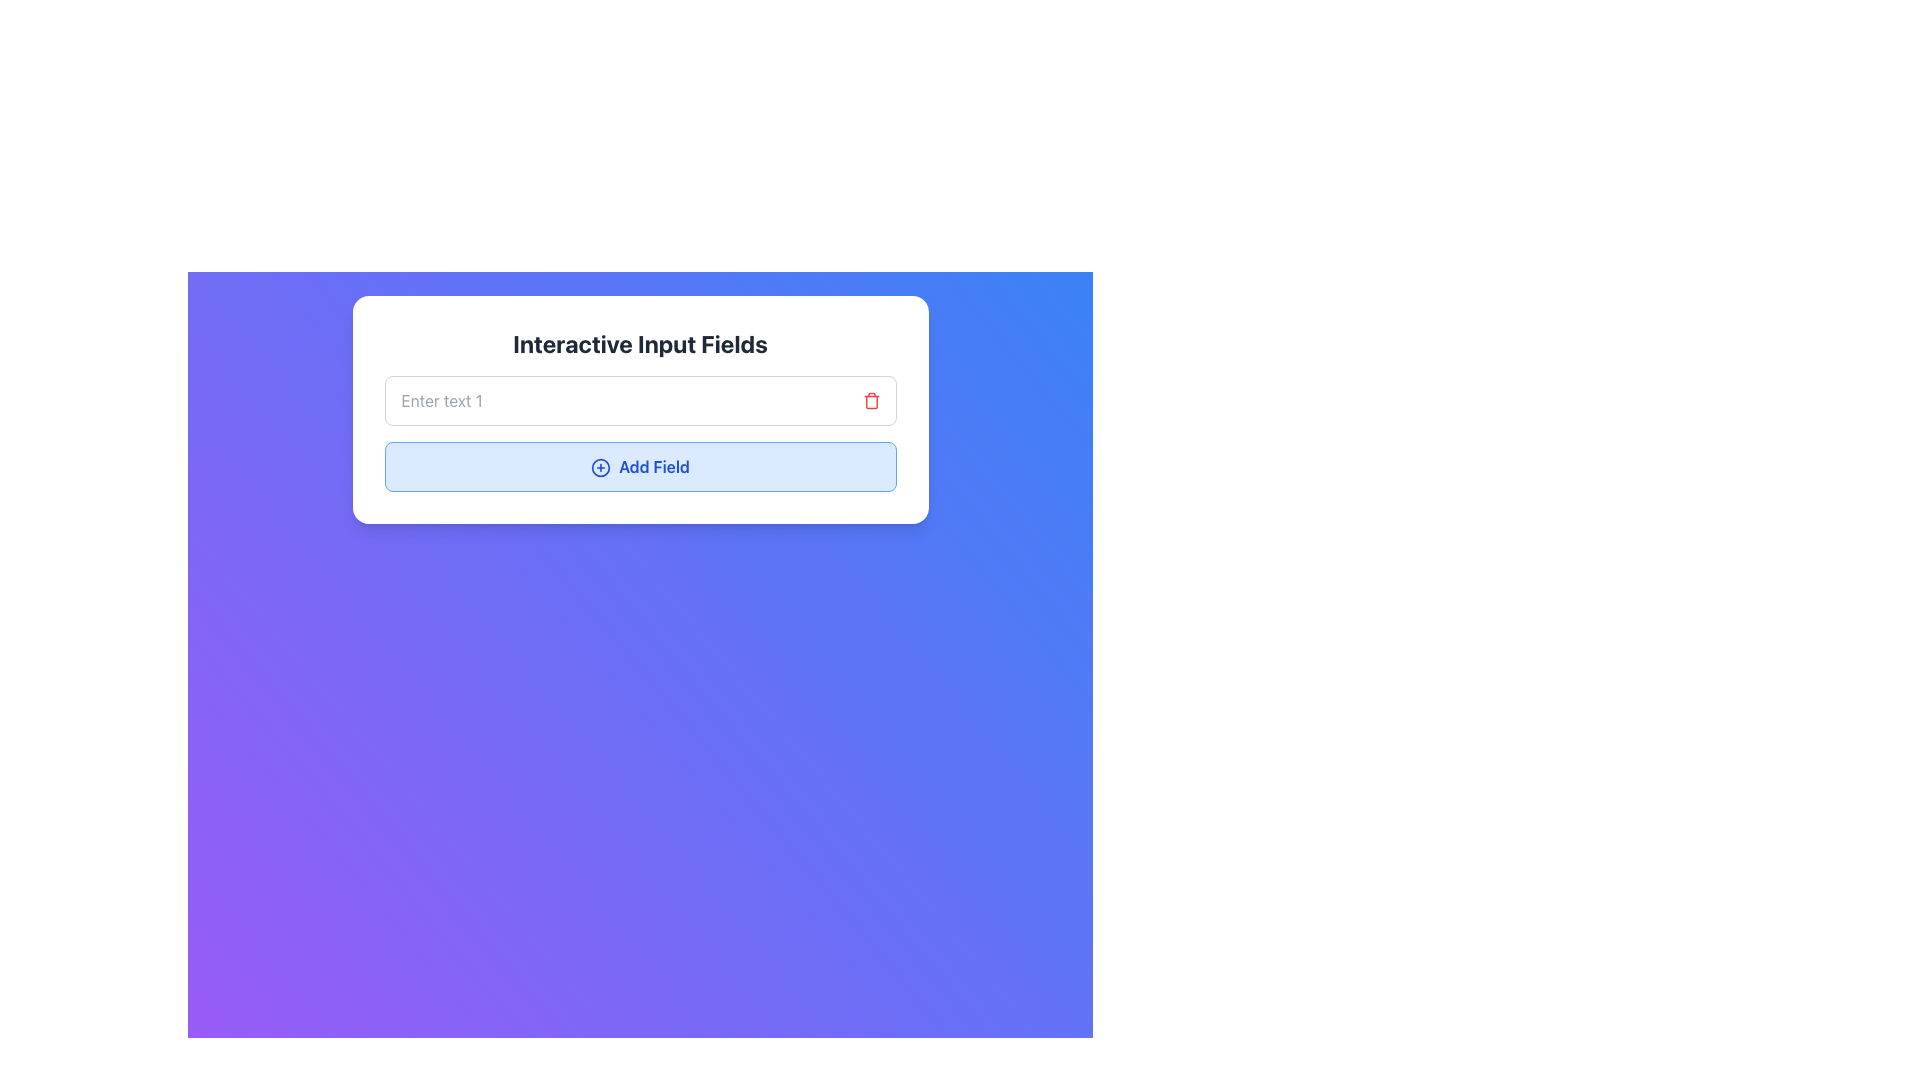 The image size is (1920, 1080). Describe the element at coordinates (640, 342) in the screenshot. I see `the Static text header located centrally at the top of the section, above the input field and 'Add Field' button` at that location.